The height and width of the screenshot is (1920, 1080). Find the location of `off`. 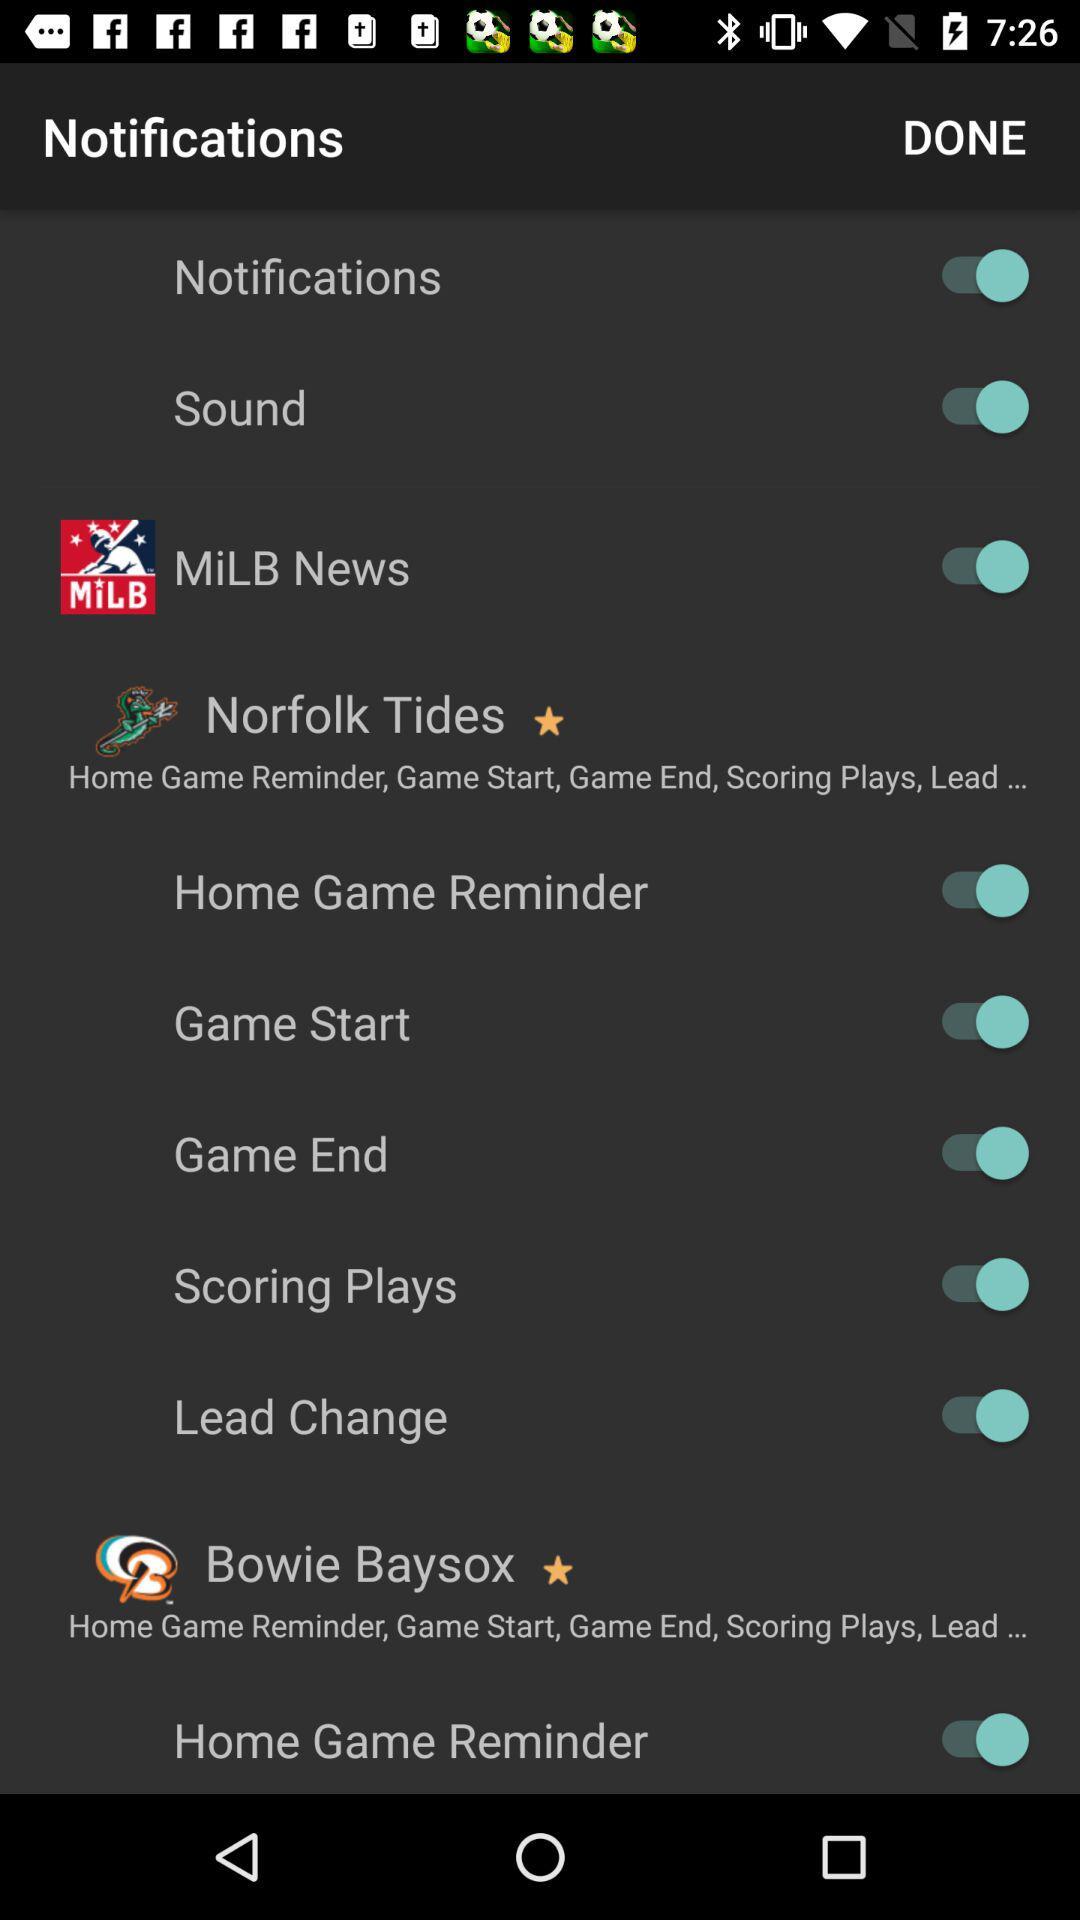

off is located at coordinates (974, 1738).